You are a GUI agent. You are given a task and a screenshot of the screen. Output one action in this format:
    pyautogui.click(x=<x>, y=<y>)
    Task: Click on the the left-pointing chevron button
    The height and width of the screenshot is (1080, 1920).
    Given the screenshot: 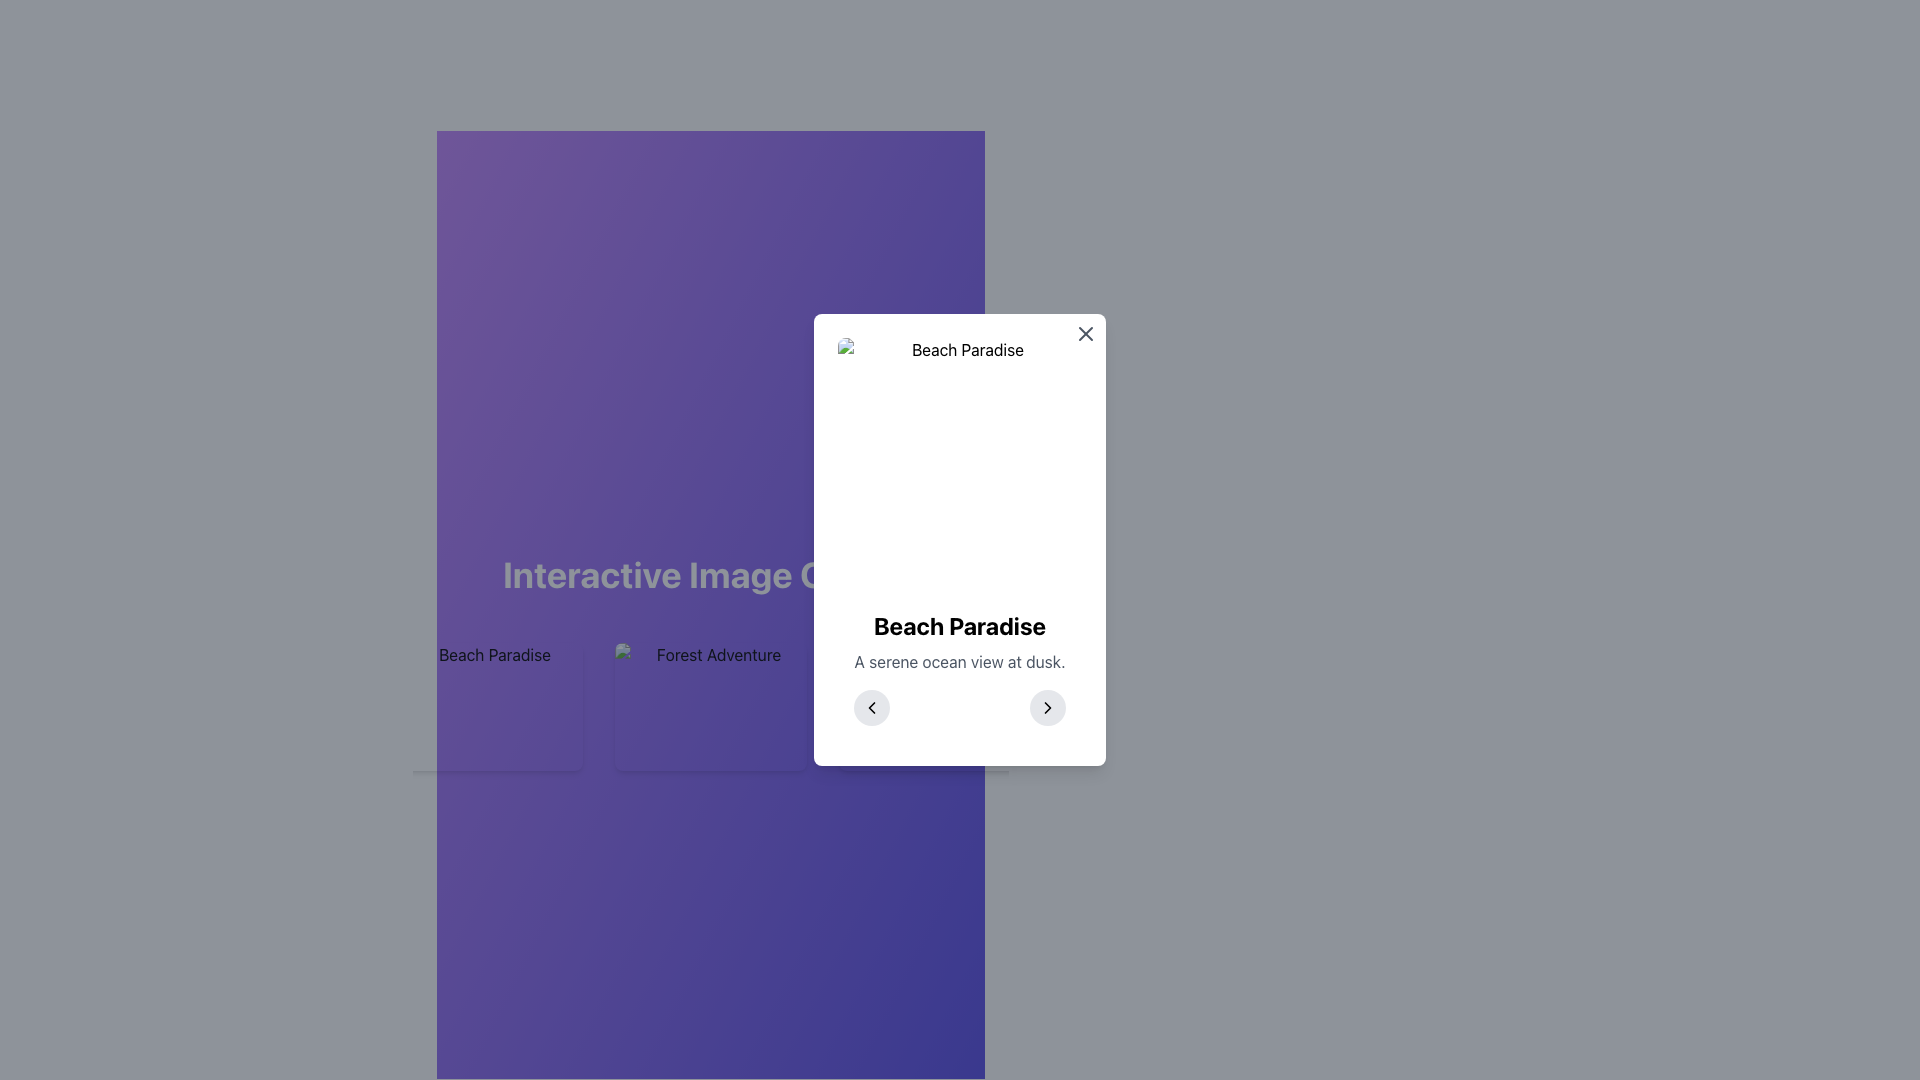 What is the action you would take?
    pyautogui.click(x=872, y=707)
    